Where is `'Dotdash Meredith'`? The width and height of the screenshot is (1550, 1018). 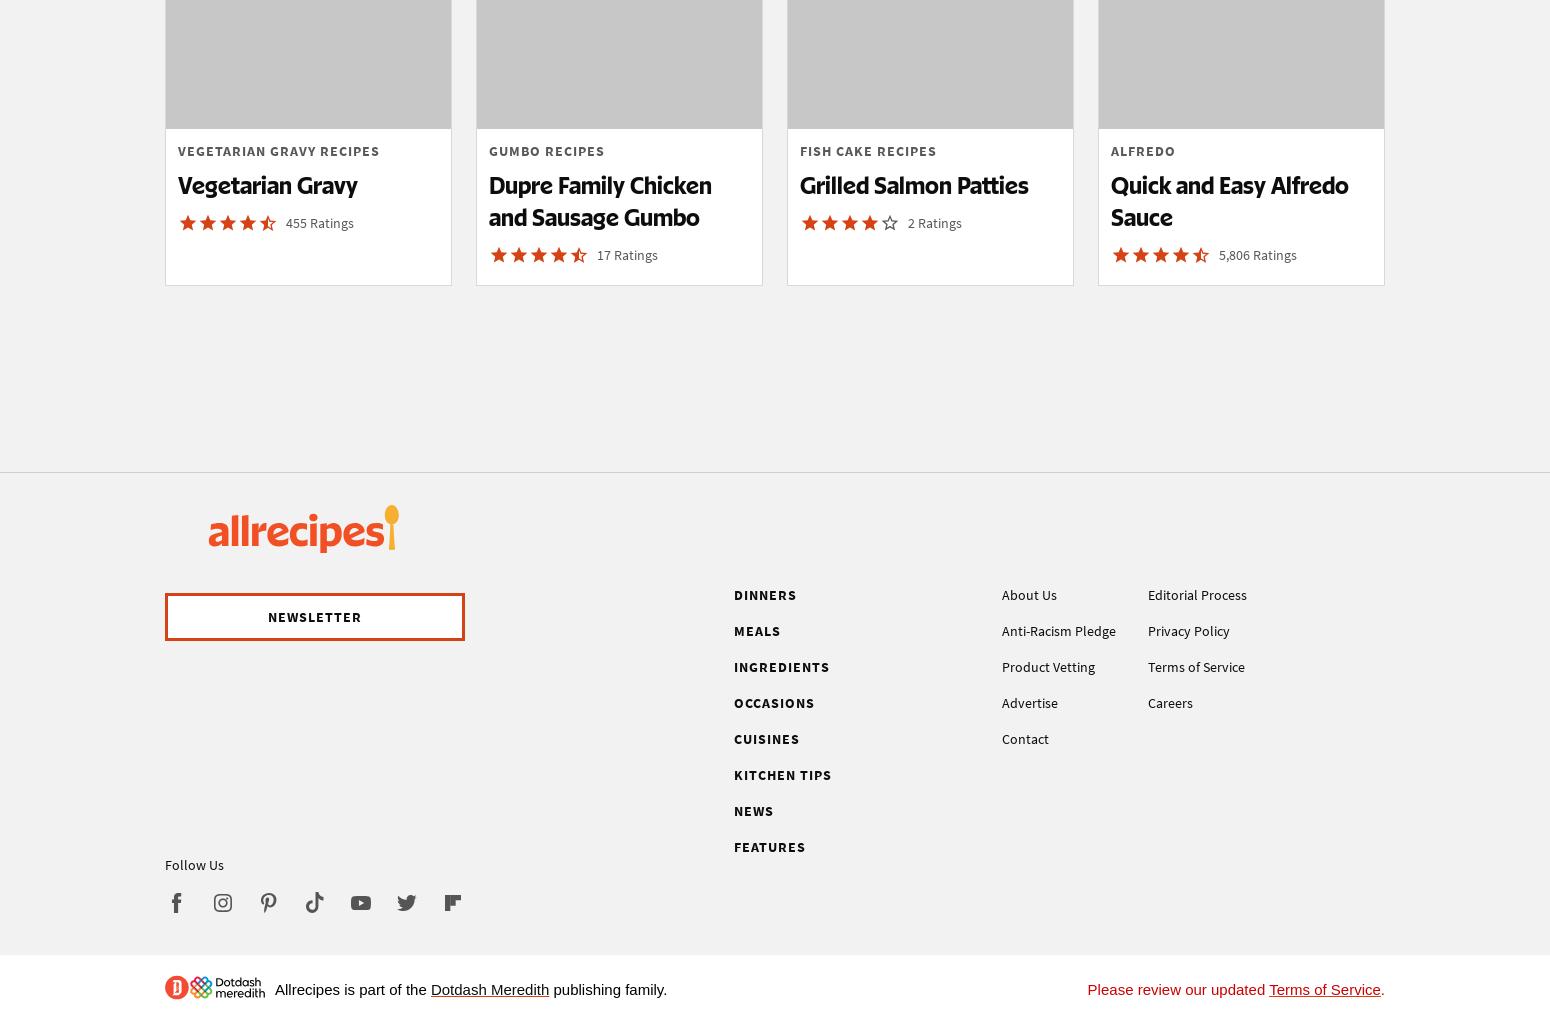 'Dotdash Meredith' is located at coordinates (488, 989).